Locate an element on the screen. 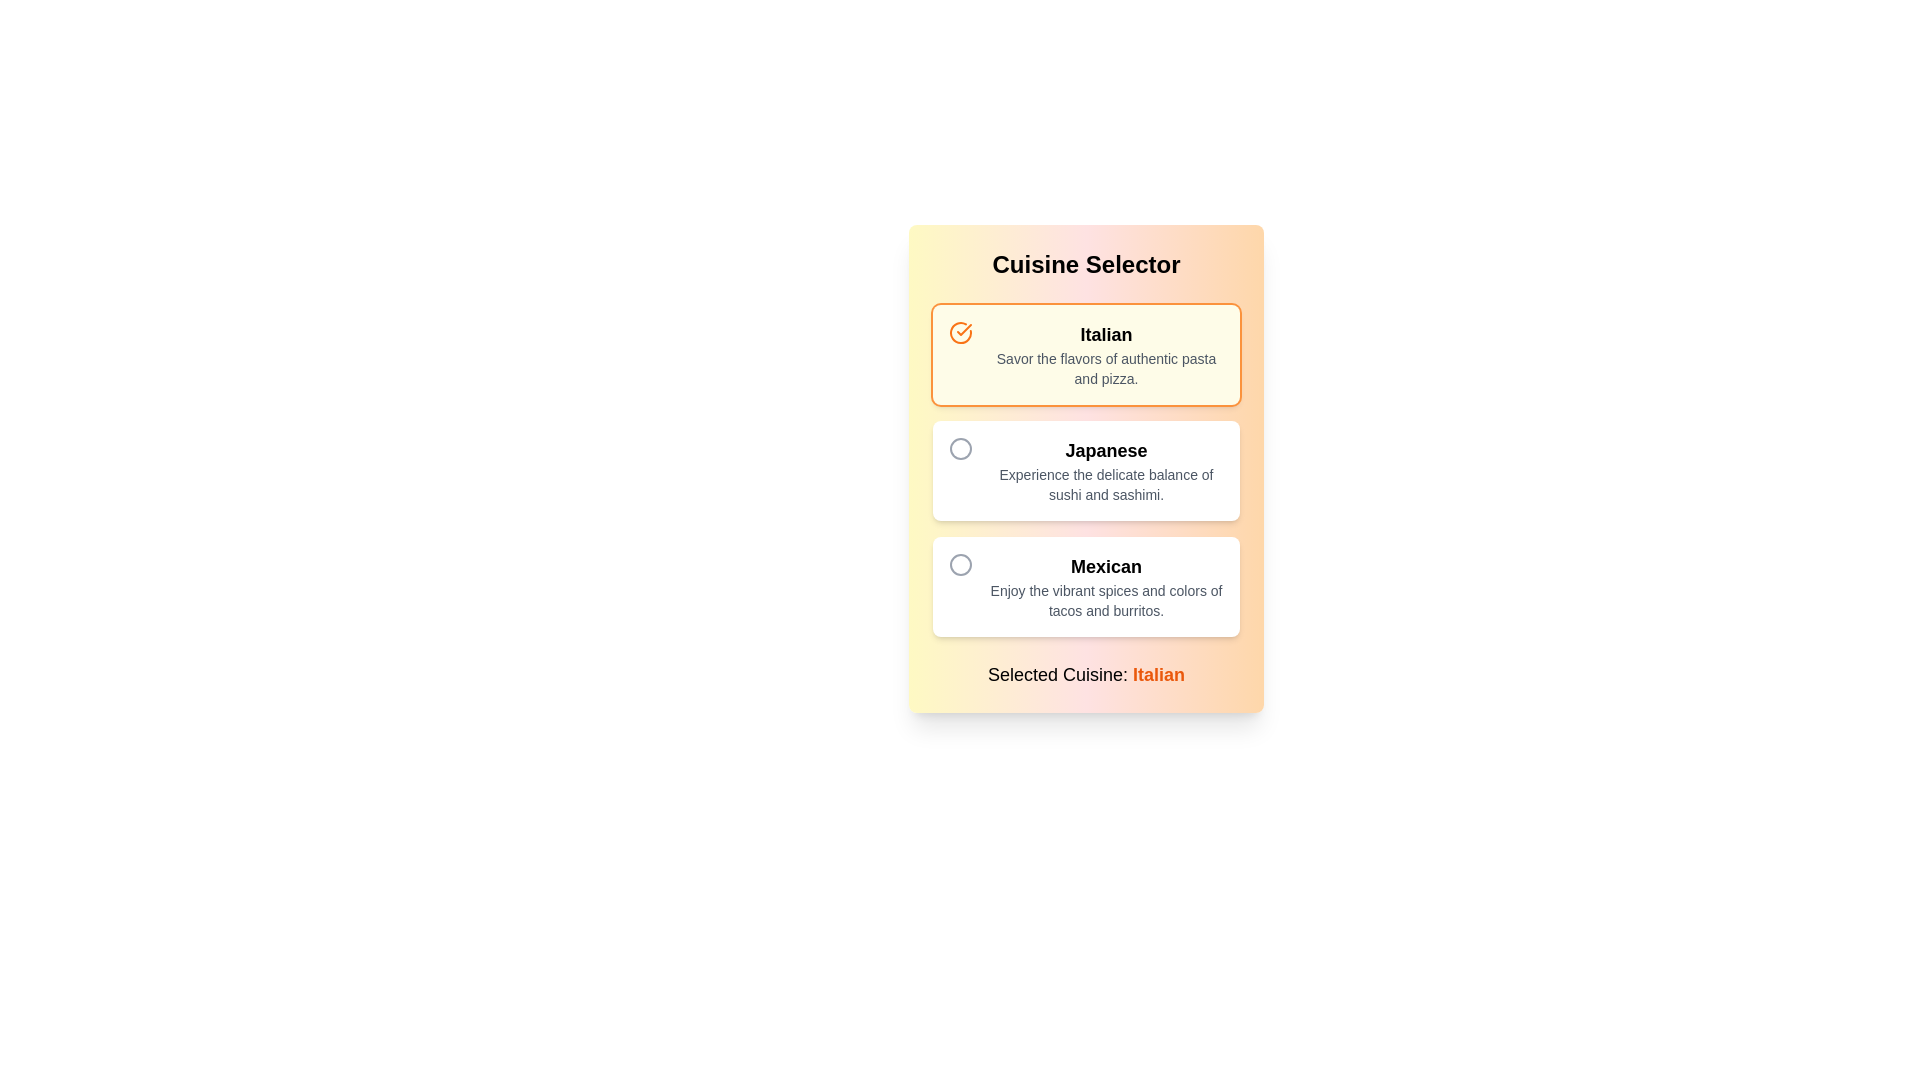 The width and height of the screenshot is (1920, 1080). descriptive text label providing information about the 'Japanese' cuisine option, located directly below the bold title 'Japanese' is located at coordinates (1105, 485).